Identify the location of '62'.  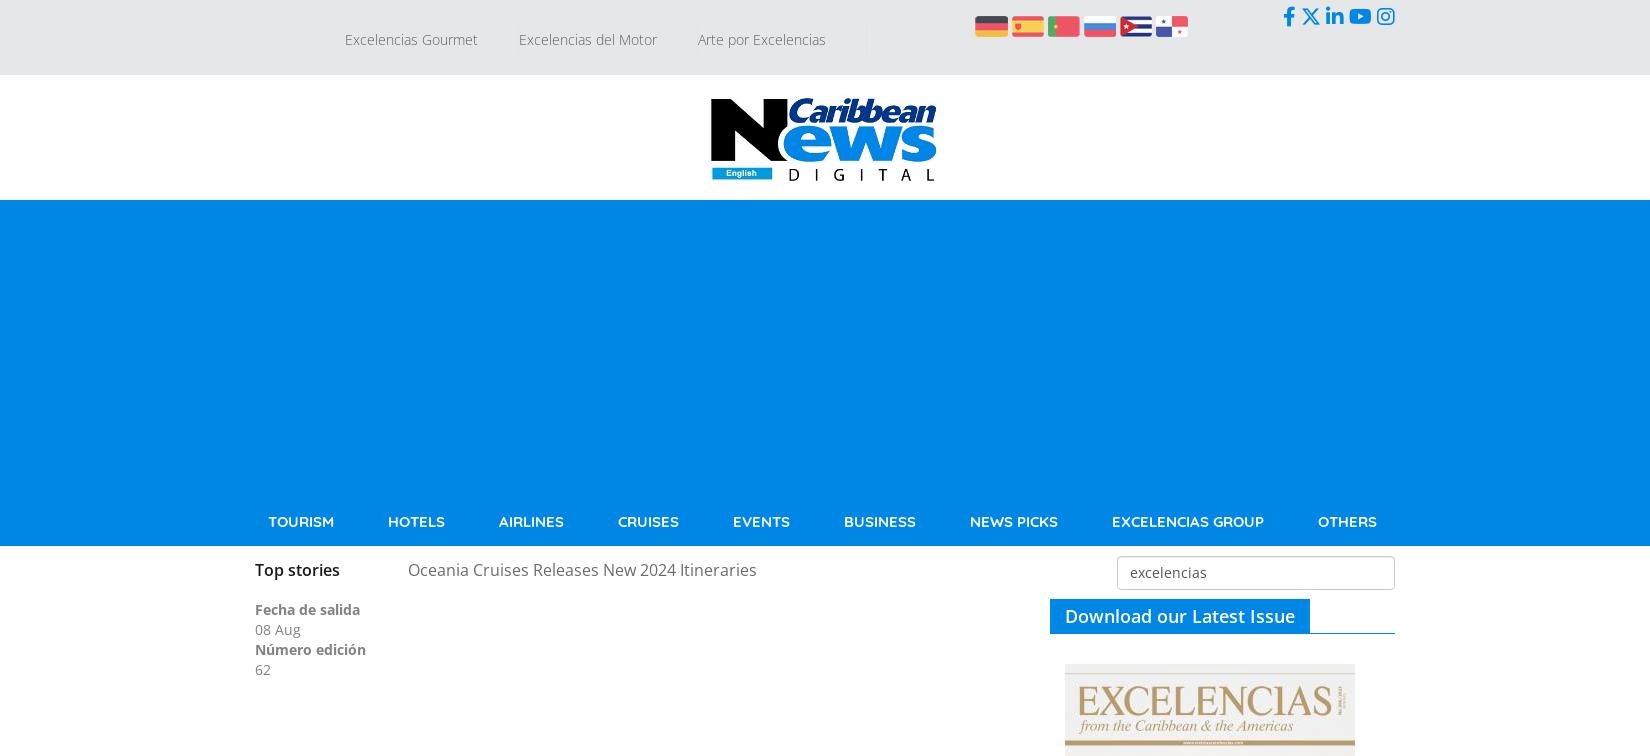
(263, 668).